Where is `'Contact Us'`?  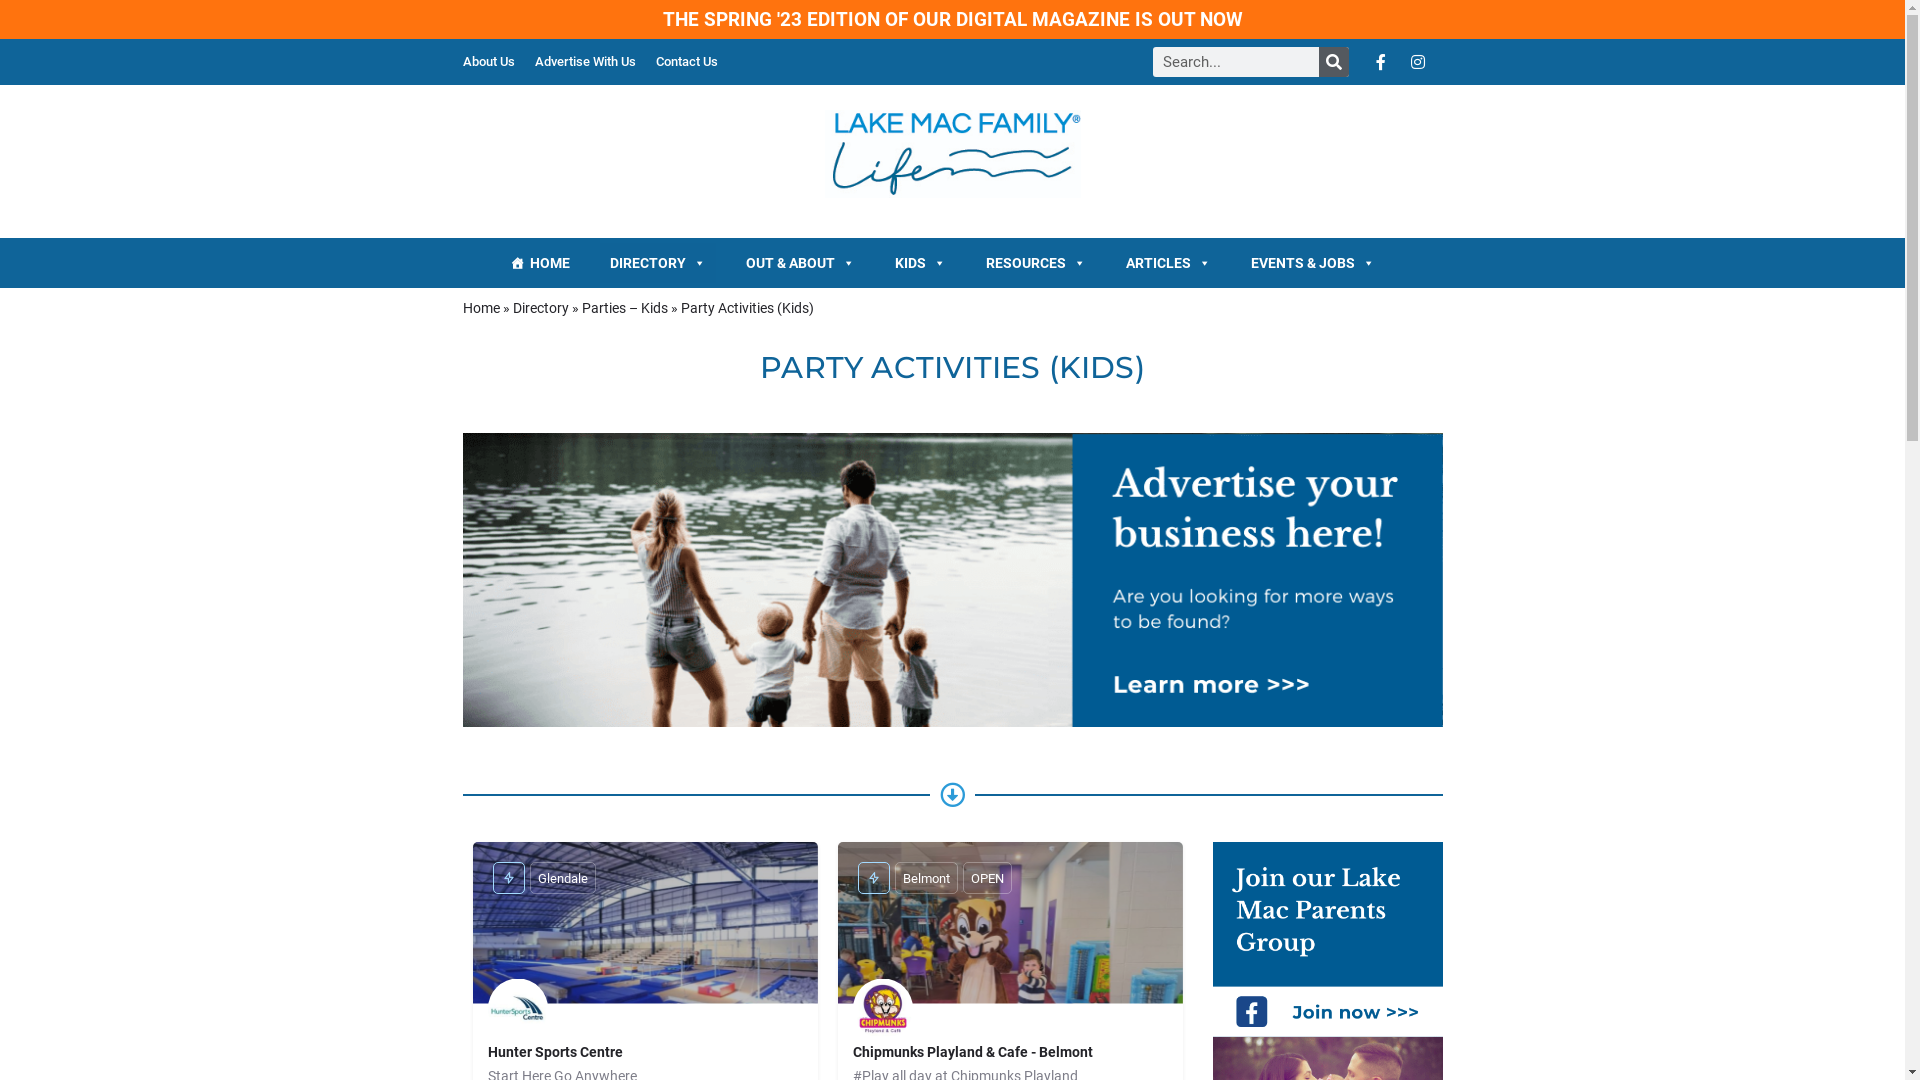 'Contact Us' is located at coordinates (686, 60).